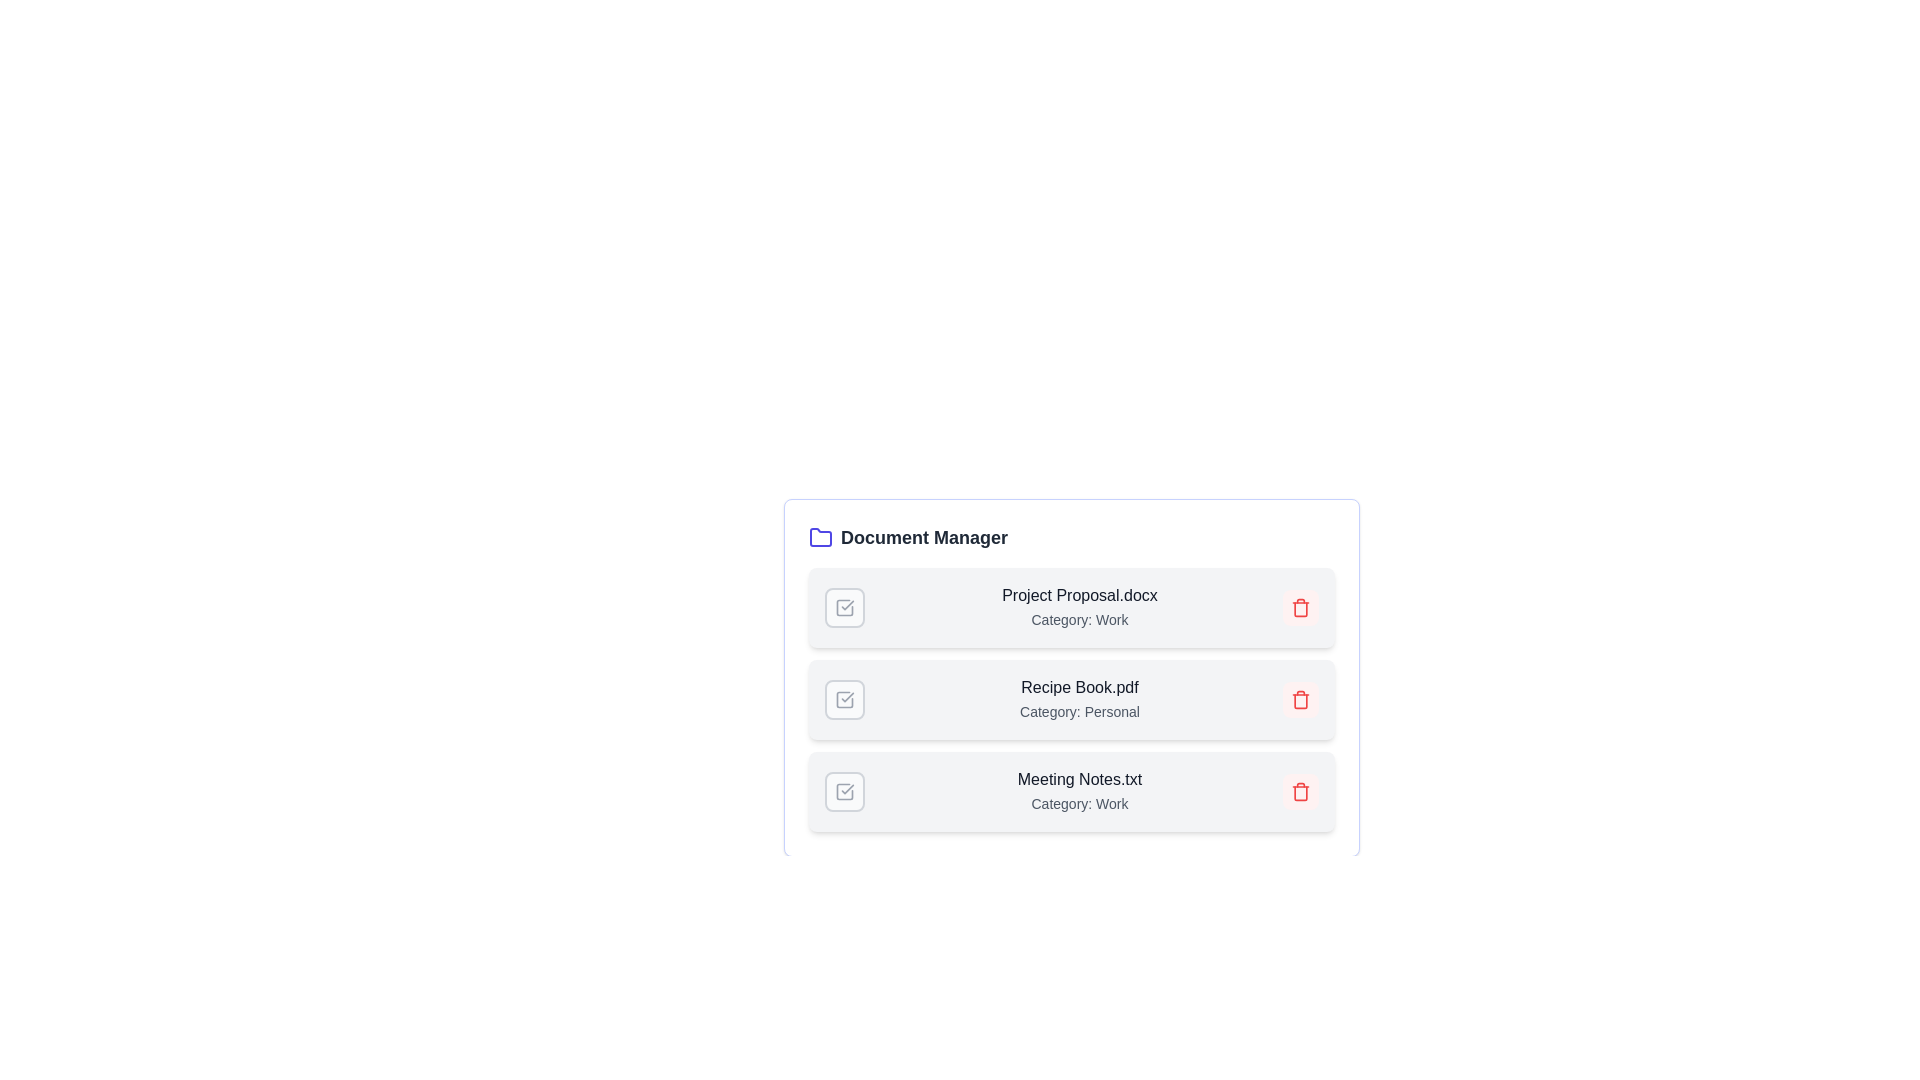  I want to click on the text label displaying 'Recipe Book.pdf' which is styled in medium font weight and is part of a list of documents, so click(1079, 698).